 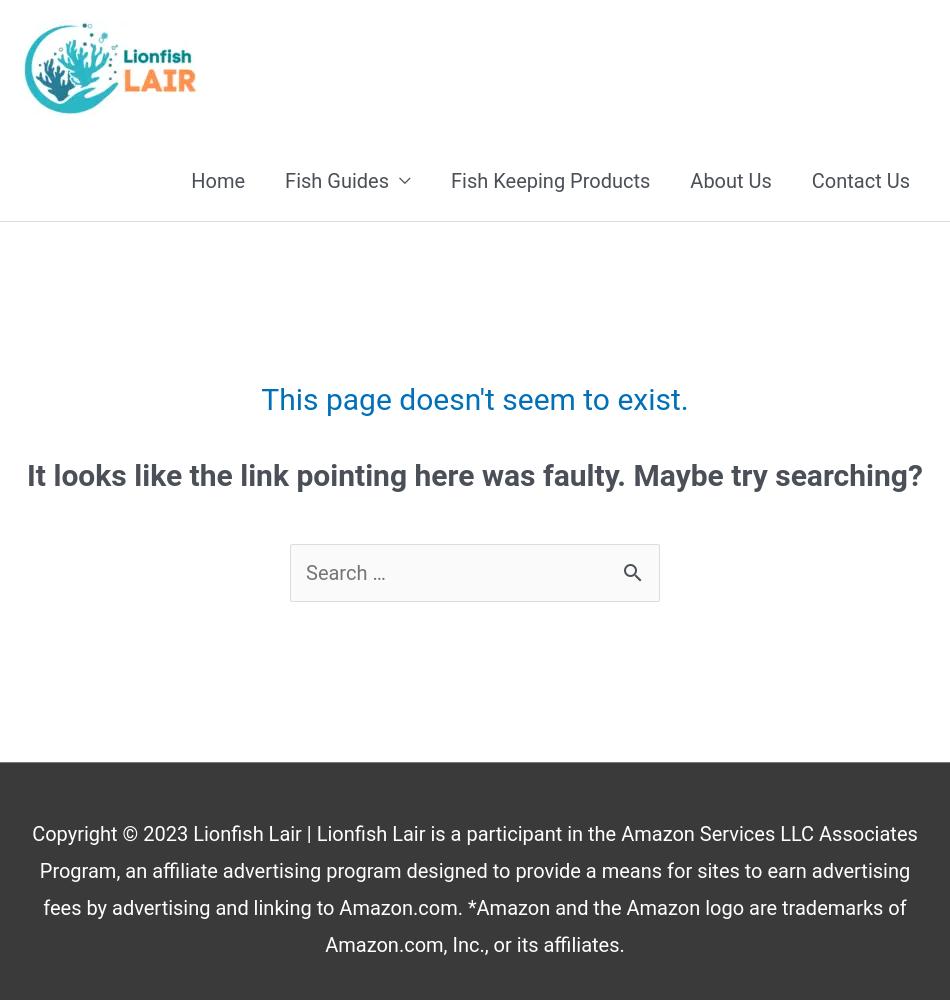 What do you see at coordinates (246, 833) in the screenshot?
I see `'Lionfish Lair'` at bounding box center [246, 833].